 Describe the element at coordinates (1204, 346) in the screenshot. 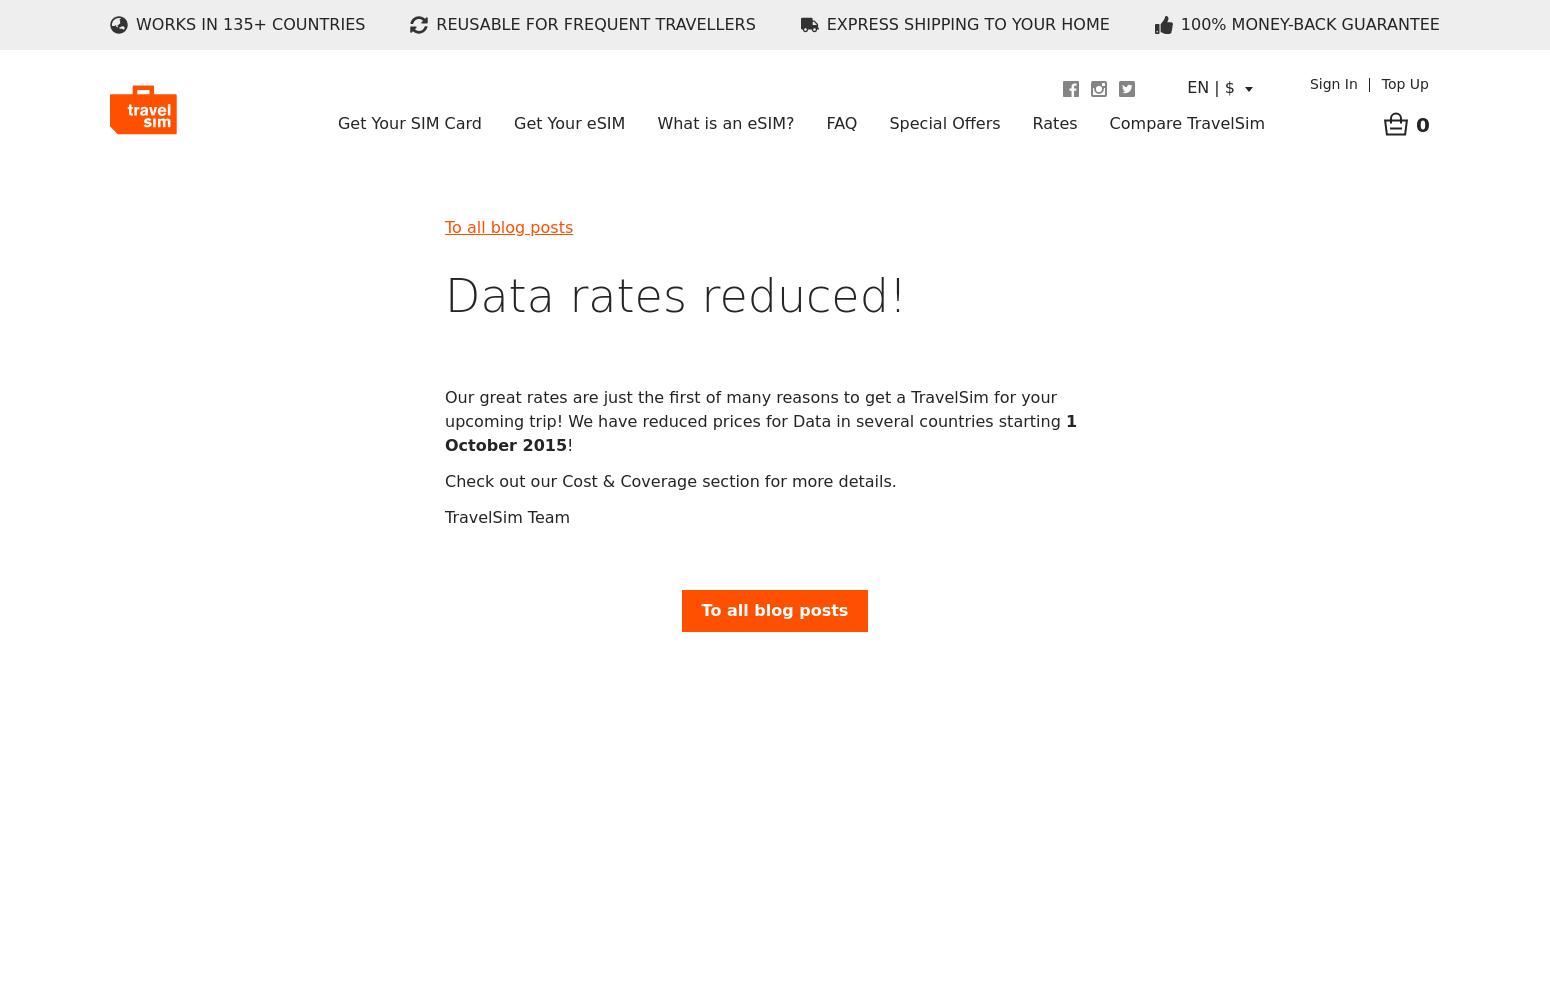

I see `'Telstra vs TravelSim'` at that location.